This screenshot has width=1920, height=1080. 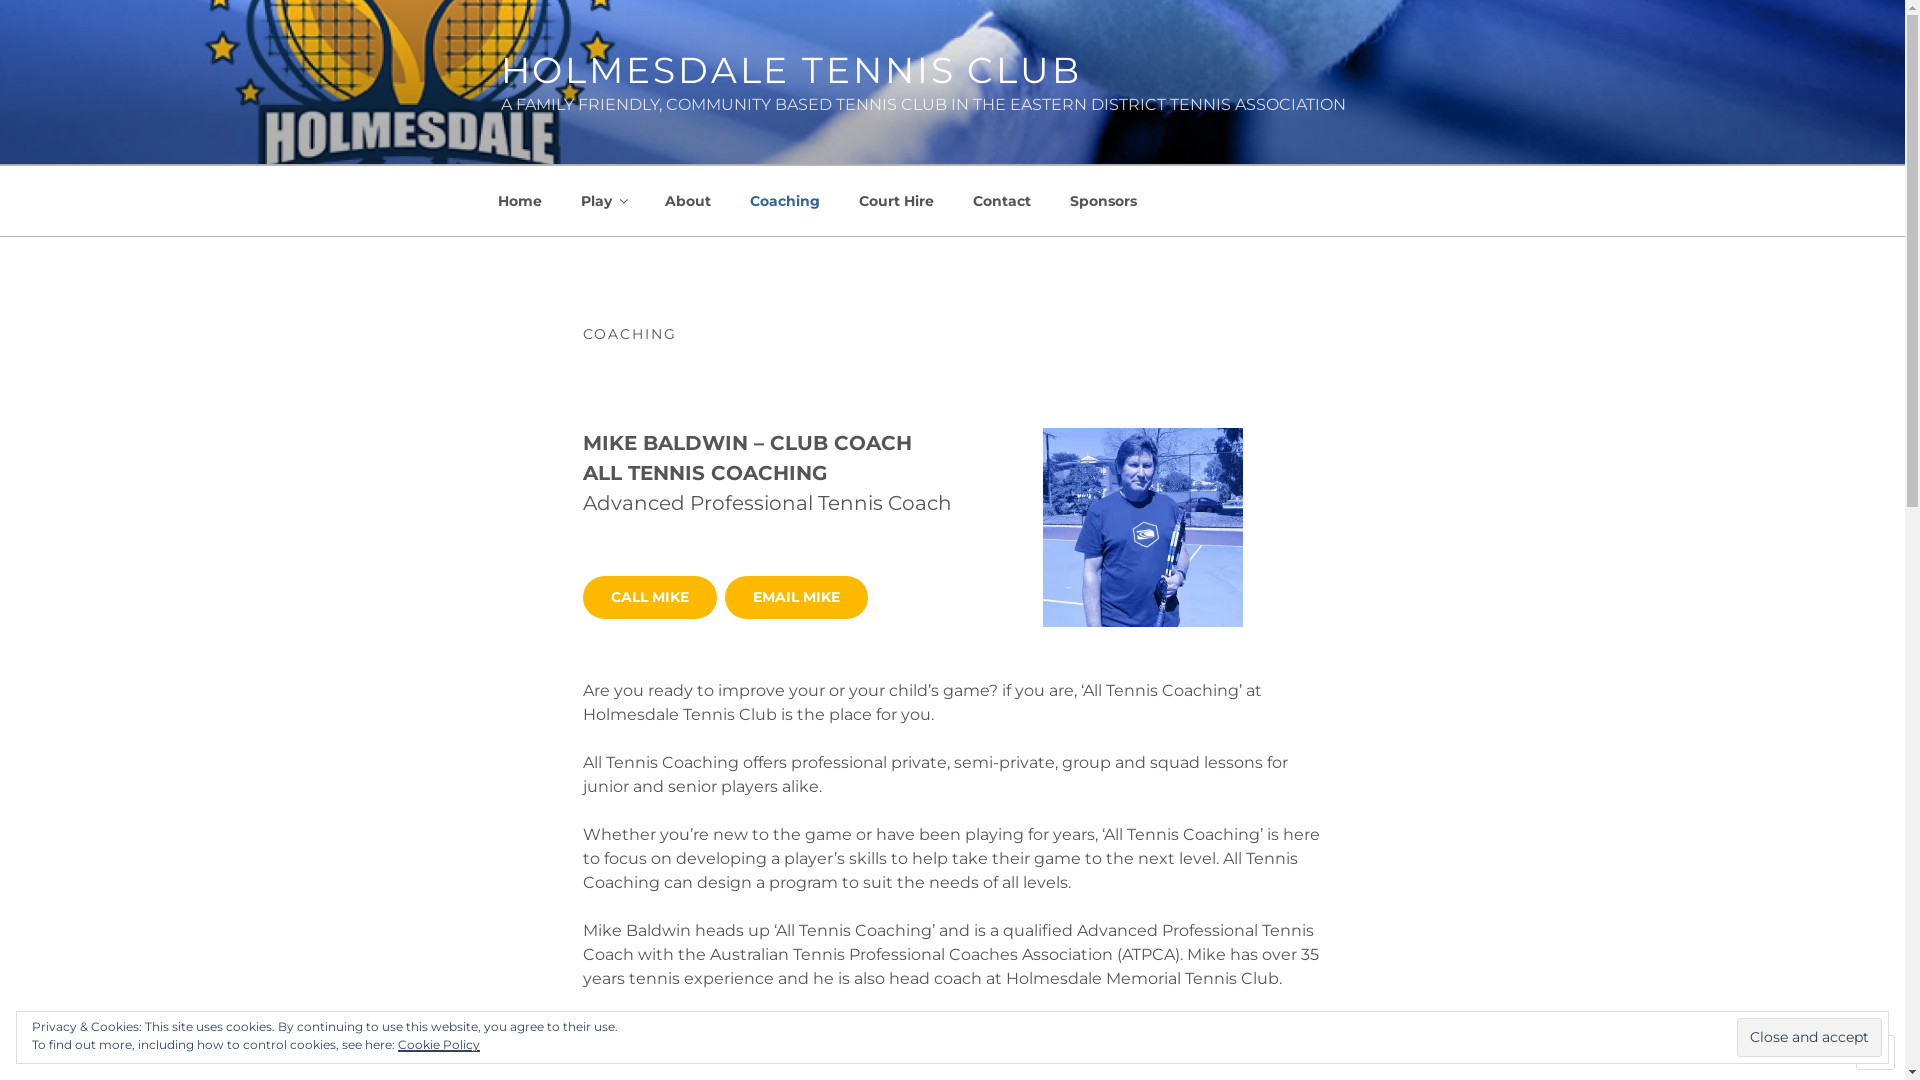 What do you see at coordinates (896, 200) in the screenshot?
I see `'Court Hire'` at bounding box center [896, 200].